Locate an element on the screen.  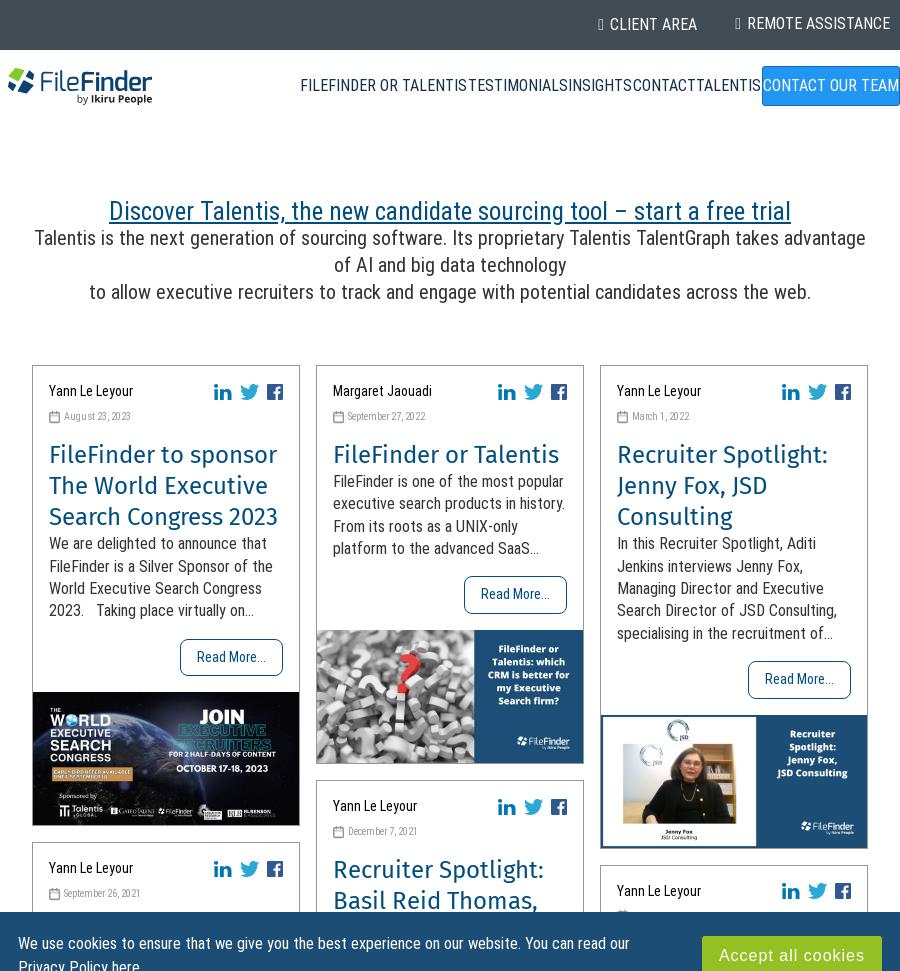
'We are delighted to announce that FileFinder is a Silver Sponsor of the World Executive Search Congress 2023.   Taking place virtually on...' is located at coordinates (47, 576).